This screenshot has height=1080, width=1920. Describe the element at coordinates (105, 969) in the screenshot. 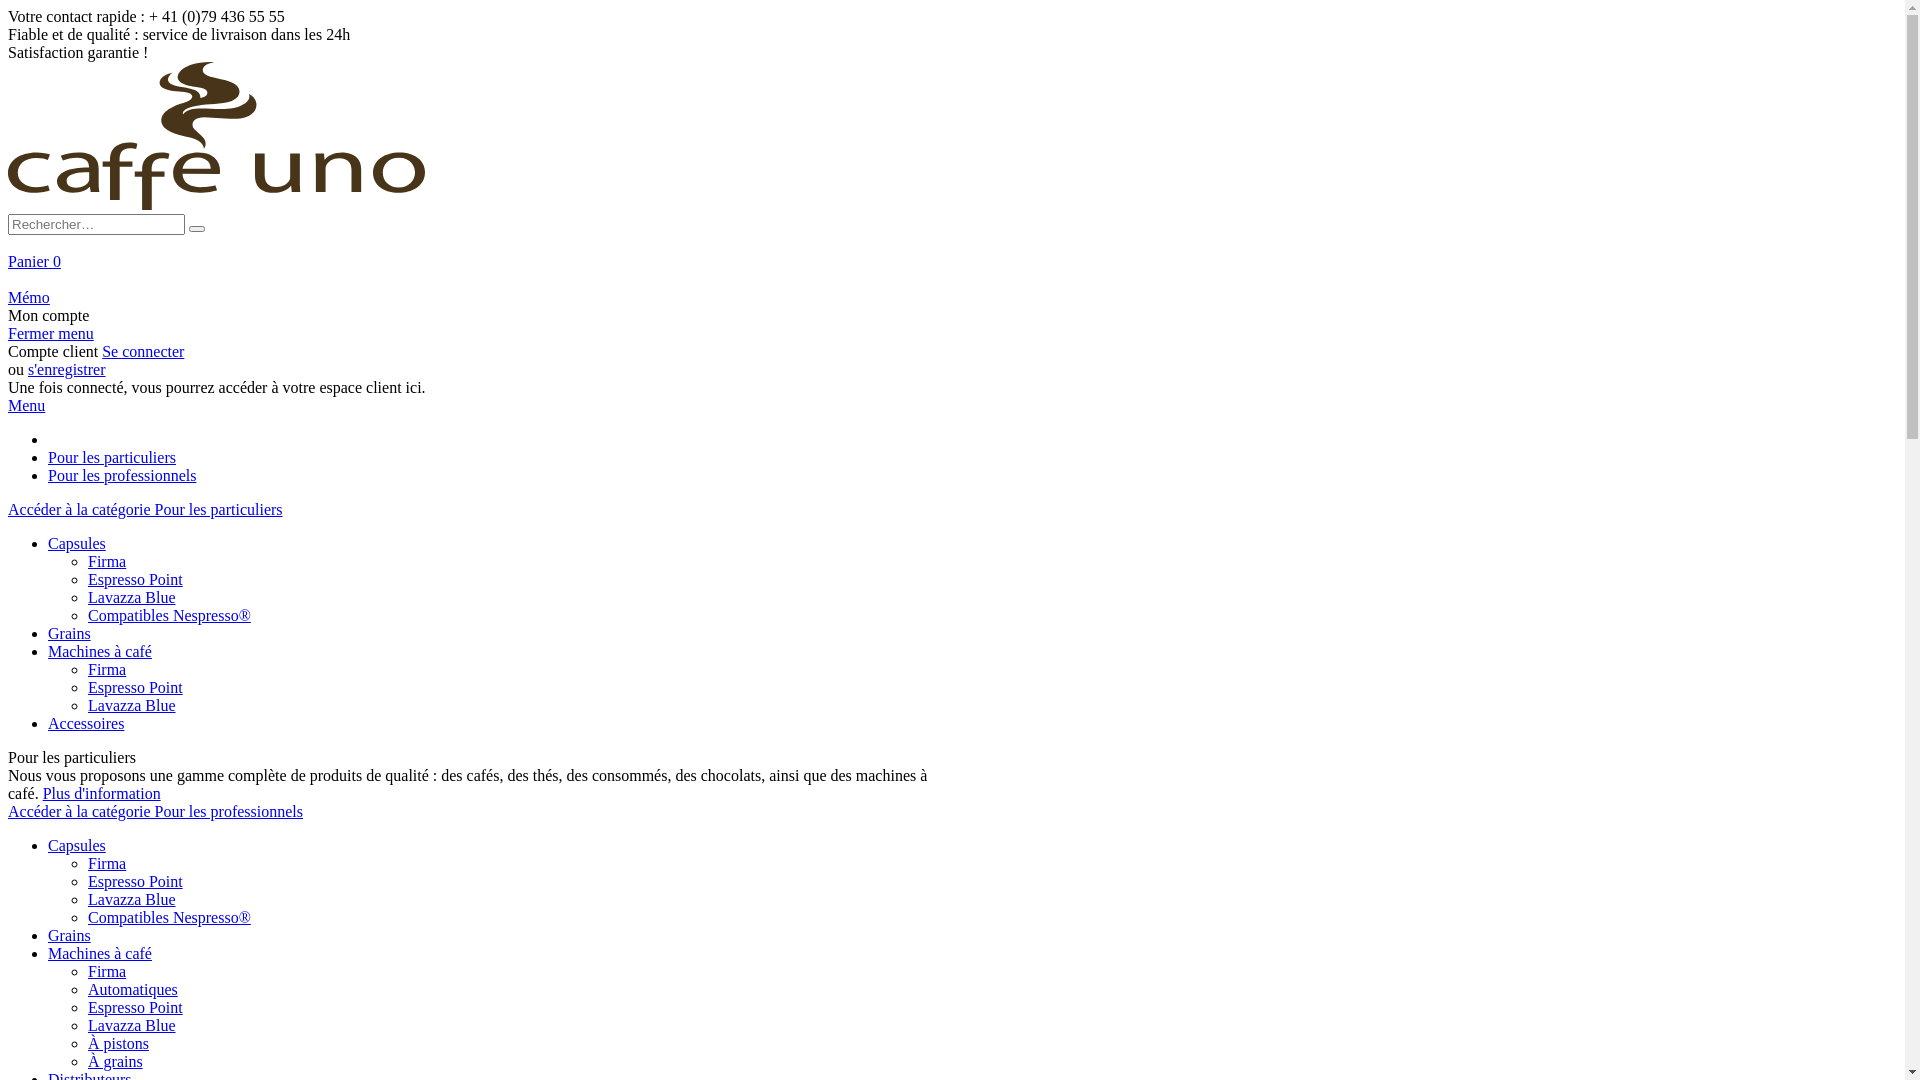

I see `'Firma'` at that location.